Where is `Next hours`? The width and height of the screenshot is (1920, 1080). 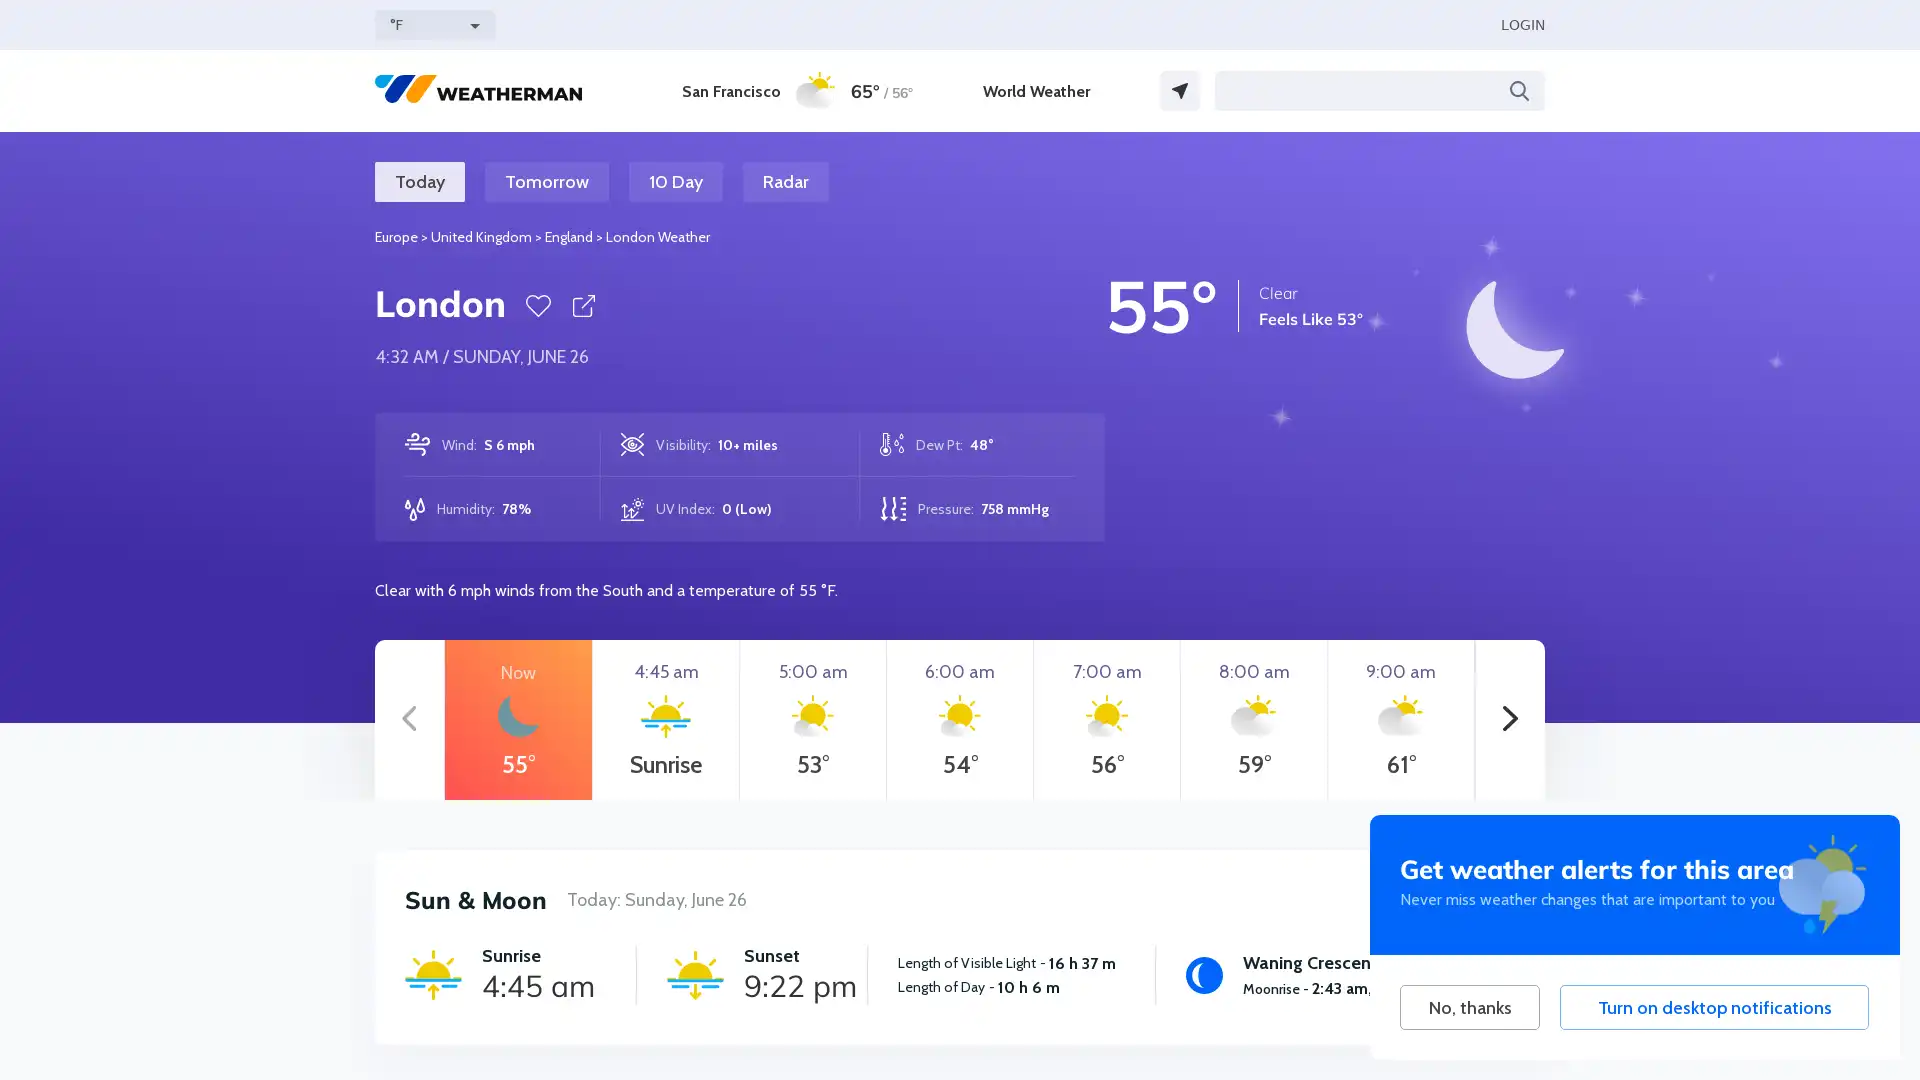
Next hours is located at coordinates (1510, 720).